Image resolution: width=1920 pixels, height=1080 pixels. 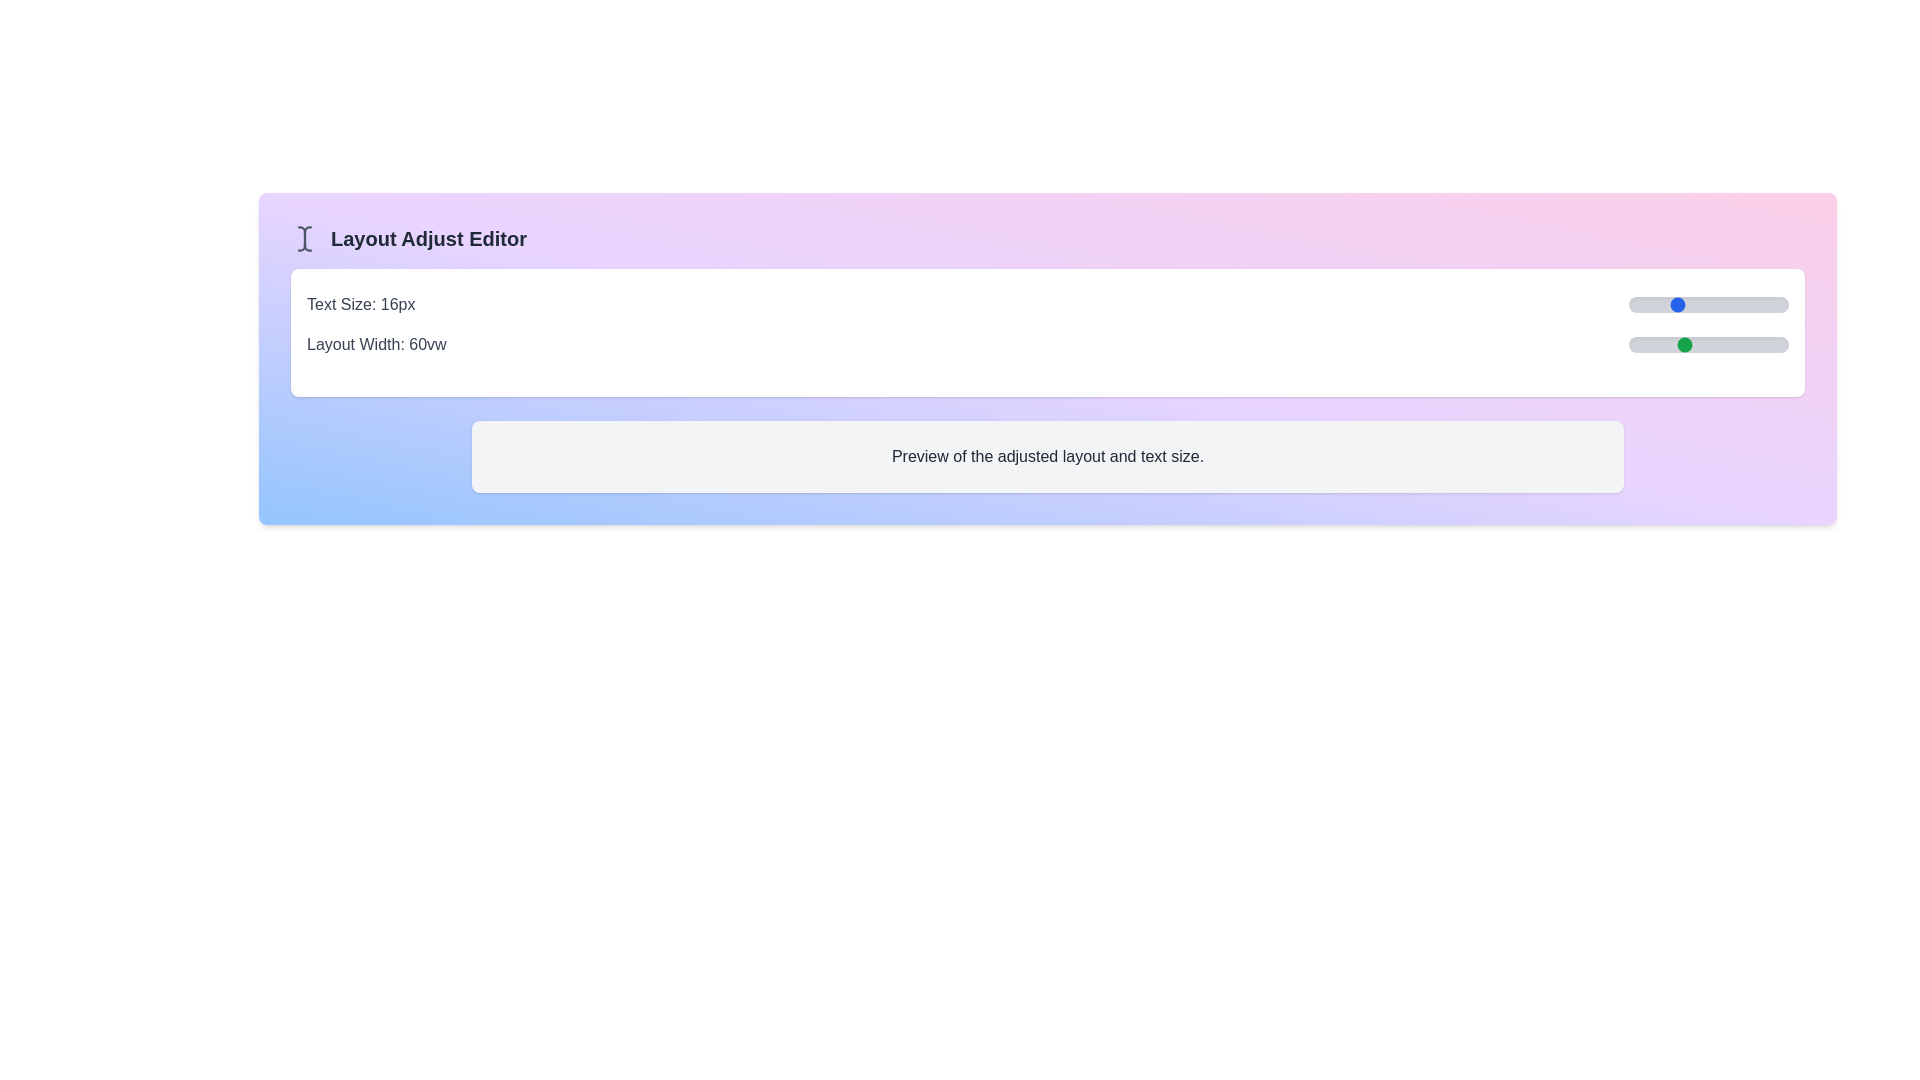 I want to click on the slider, so click(x=1657, y=304).